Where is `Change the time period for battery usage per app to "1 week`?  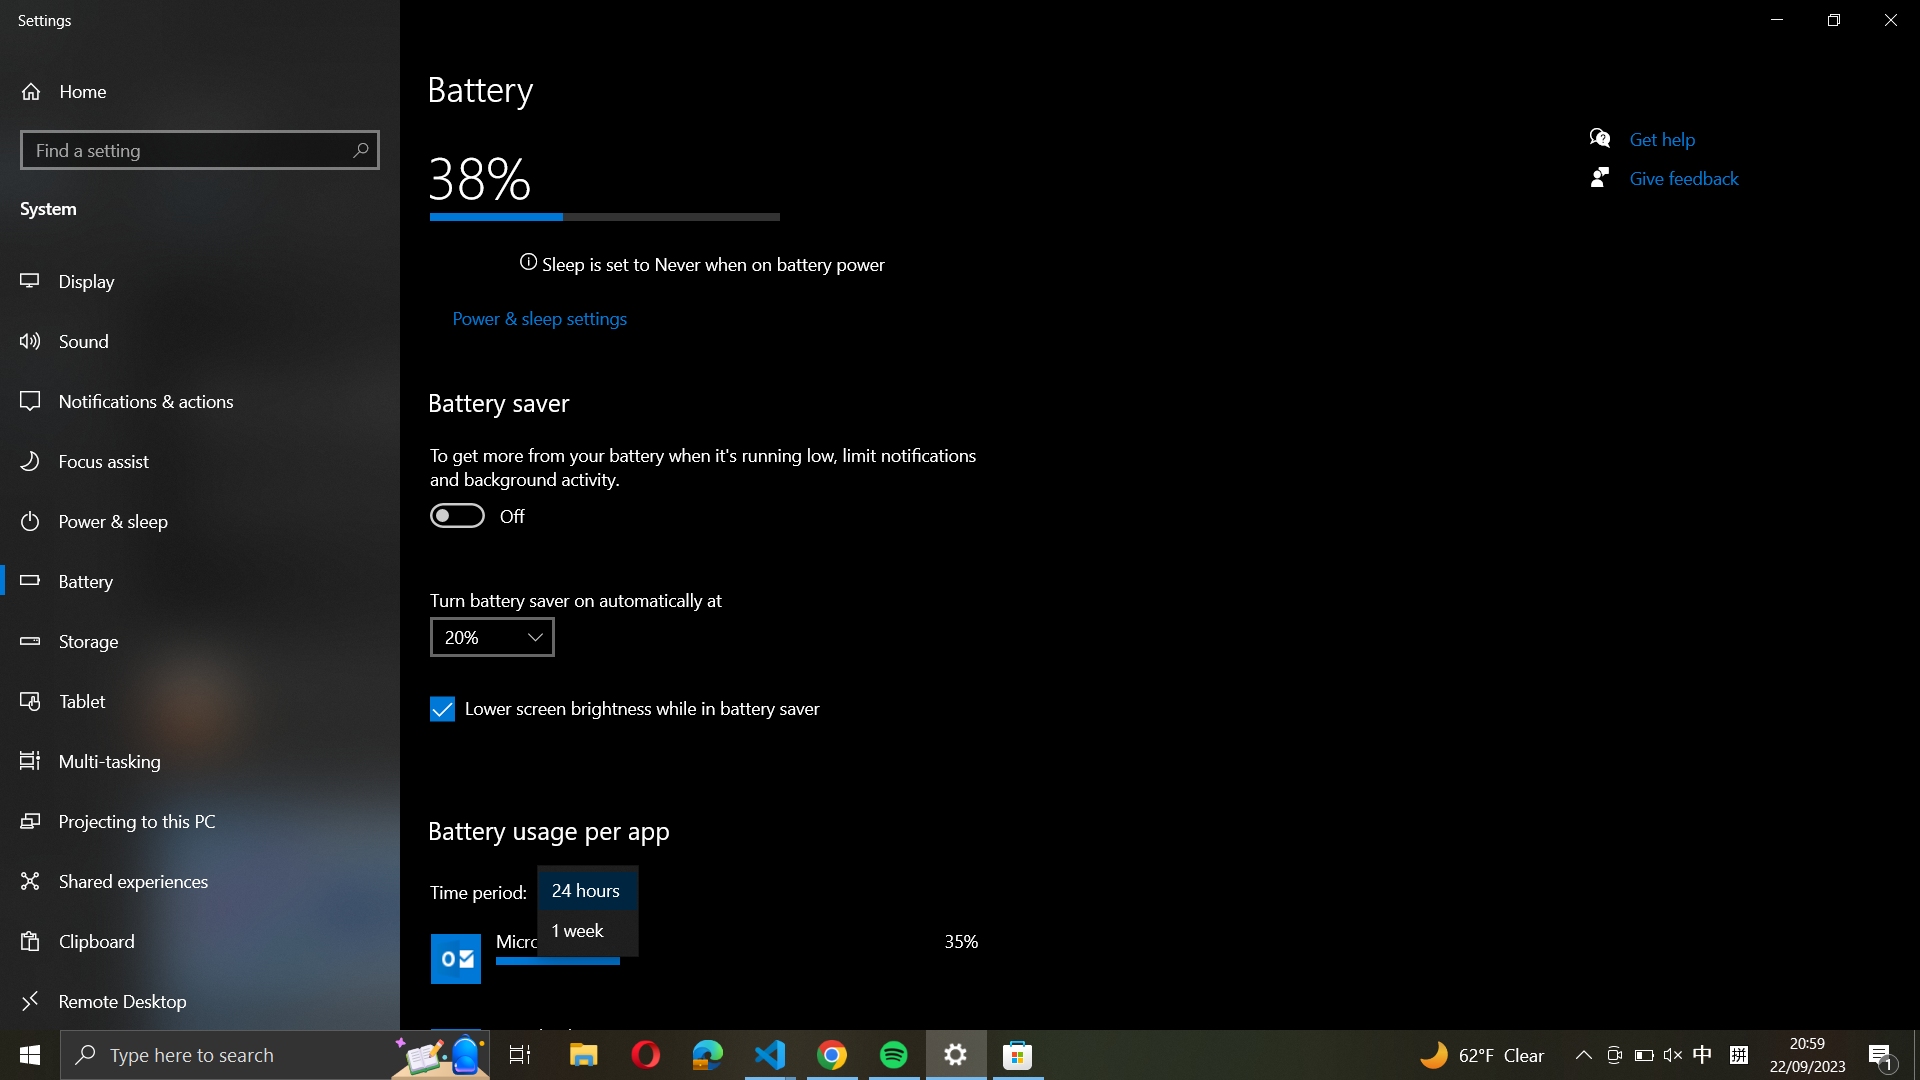 Change the time period for battery usage per app to "1 week is located at coordinates (587, 930).